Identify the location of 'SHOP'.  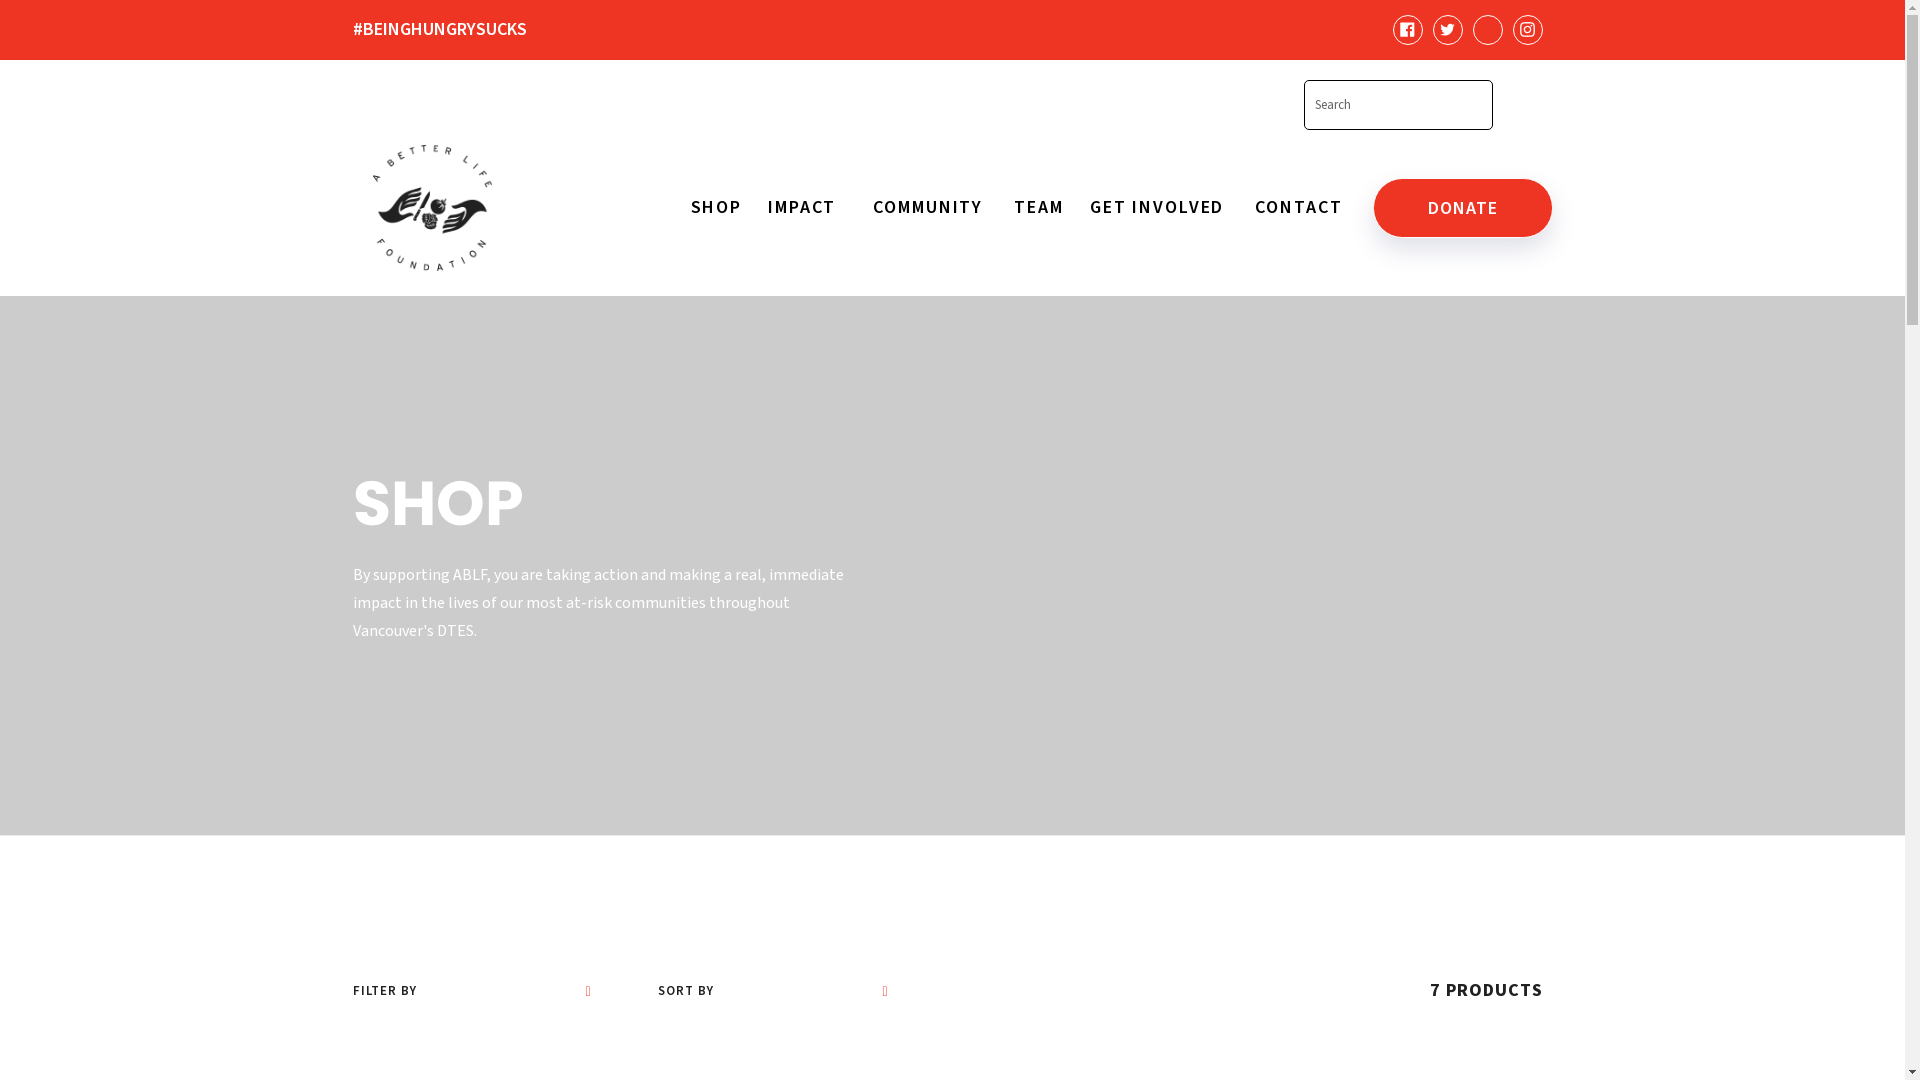
(690, 208).